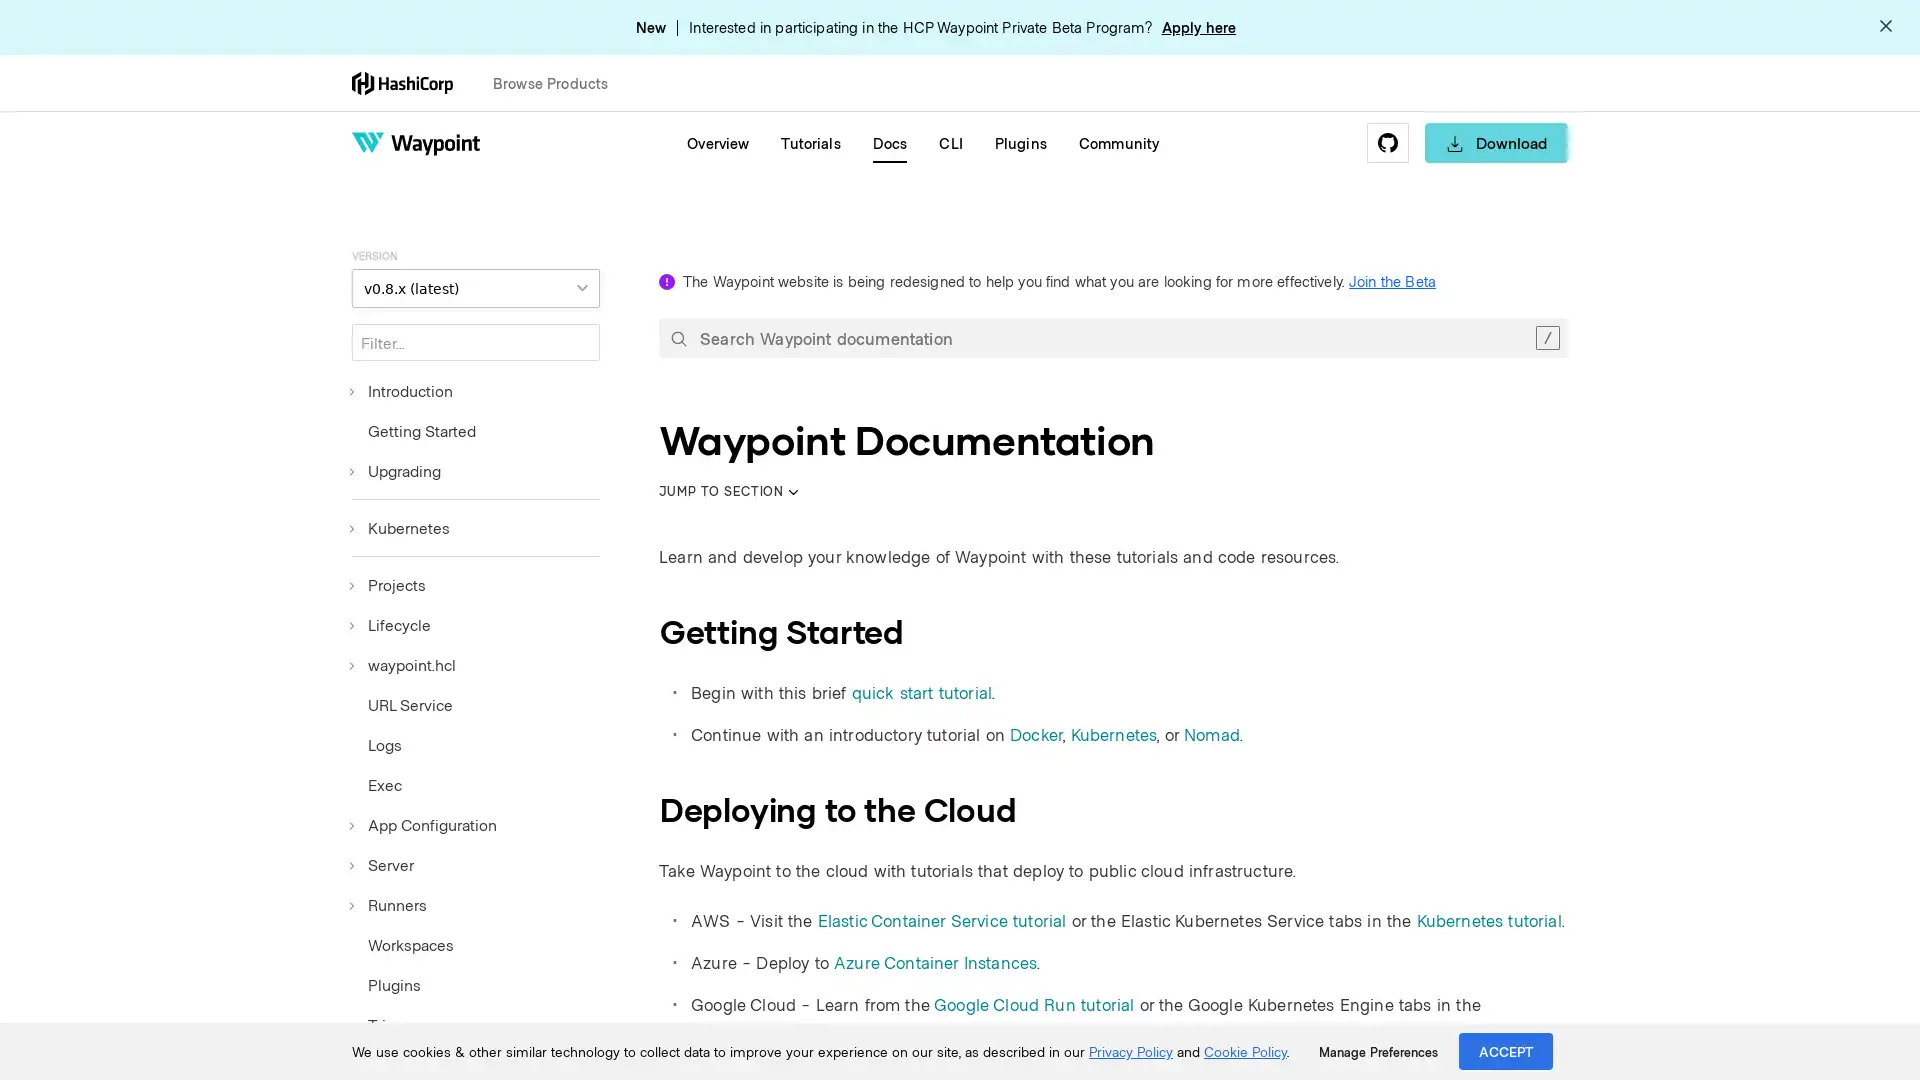 This screenshot has height=1080, width=1920. Describe the element at coordinates (396, 470) in the screenshot. I see `Upgrading` at that location.